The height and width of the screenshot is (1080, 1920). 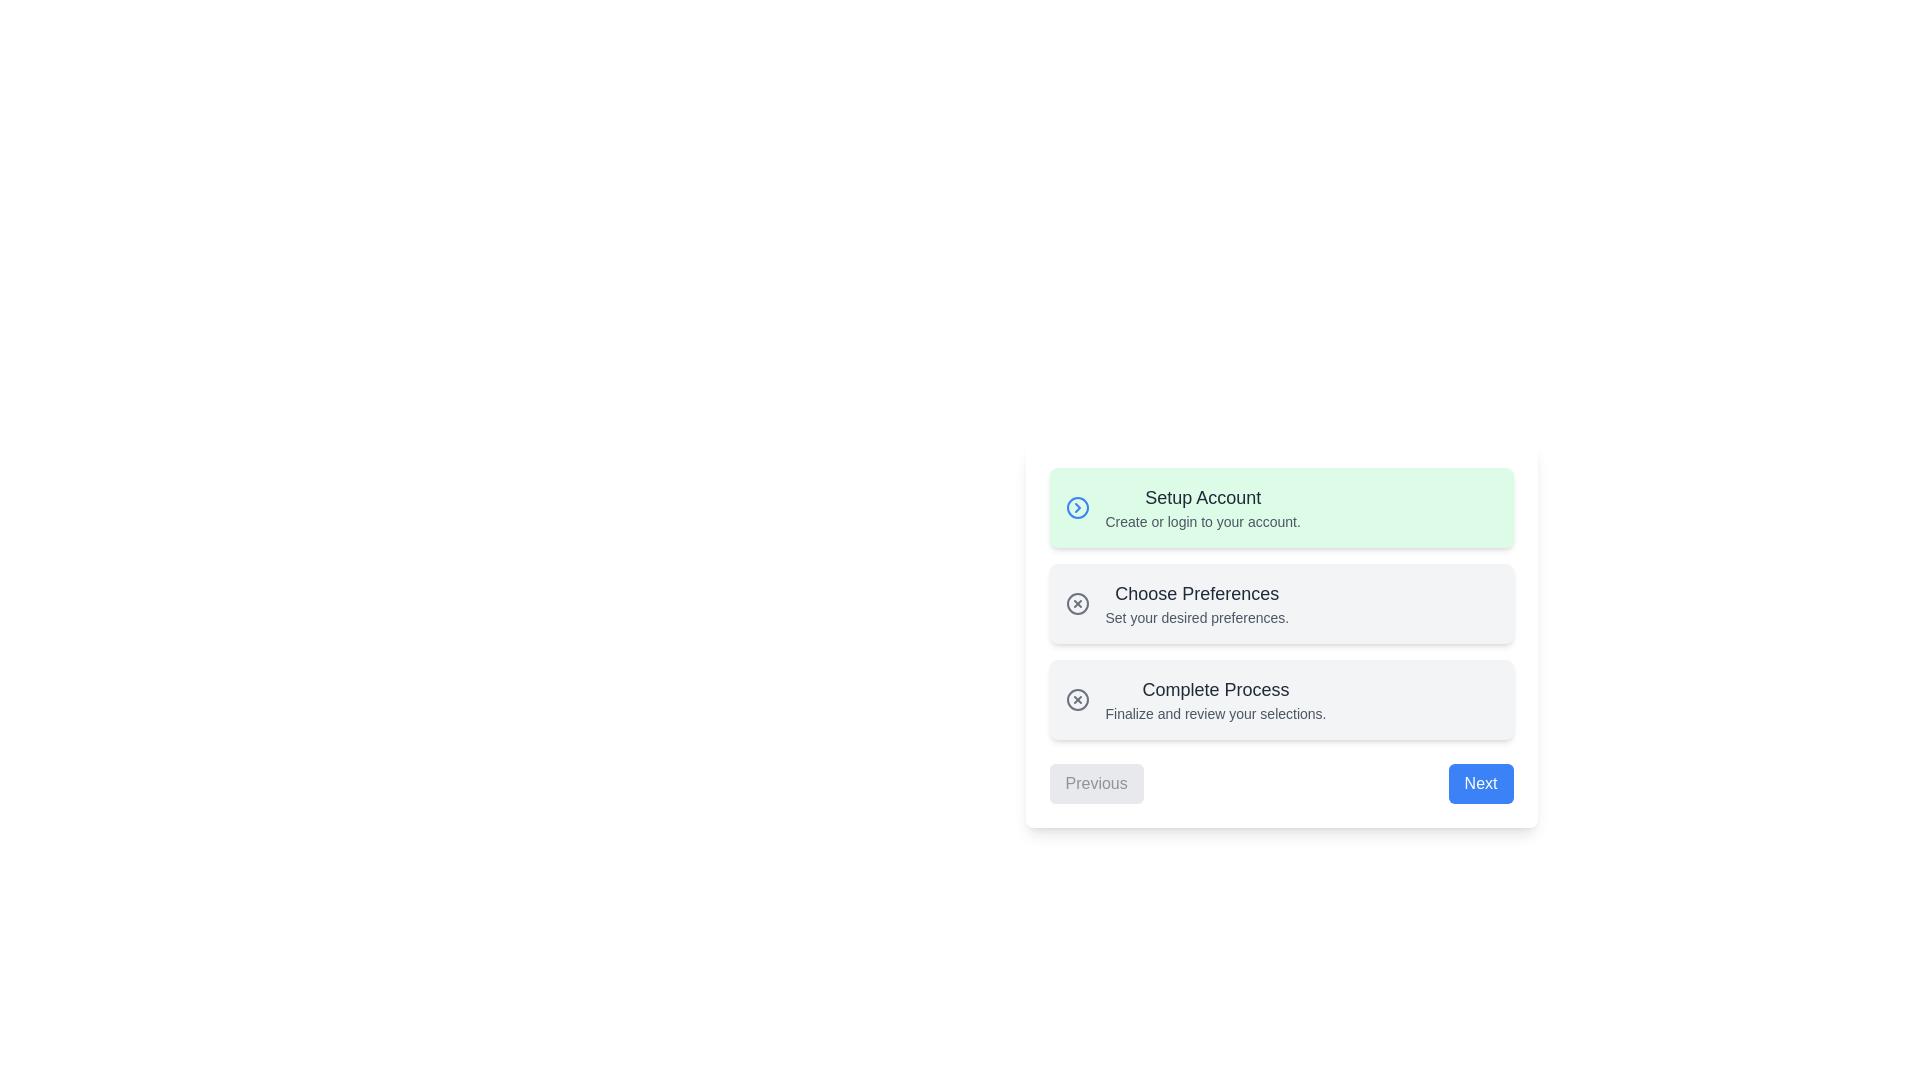 What do you see at coordinates (1076, 507) in the screenshot?
I see `the navigational icon located to the left of the 'Setup Account' text in the green-highlighted section` at bounding box center [1076, 507].